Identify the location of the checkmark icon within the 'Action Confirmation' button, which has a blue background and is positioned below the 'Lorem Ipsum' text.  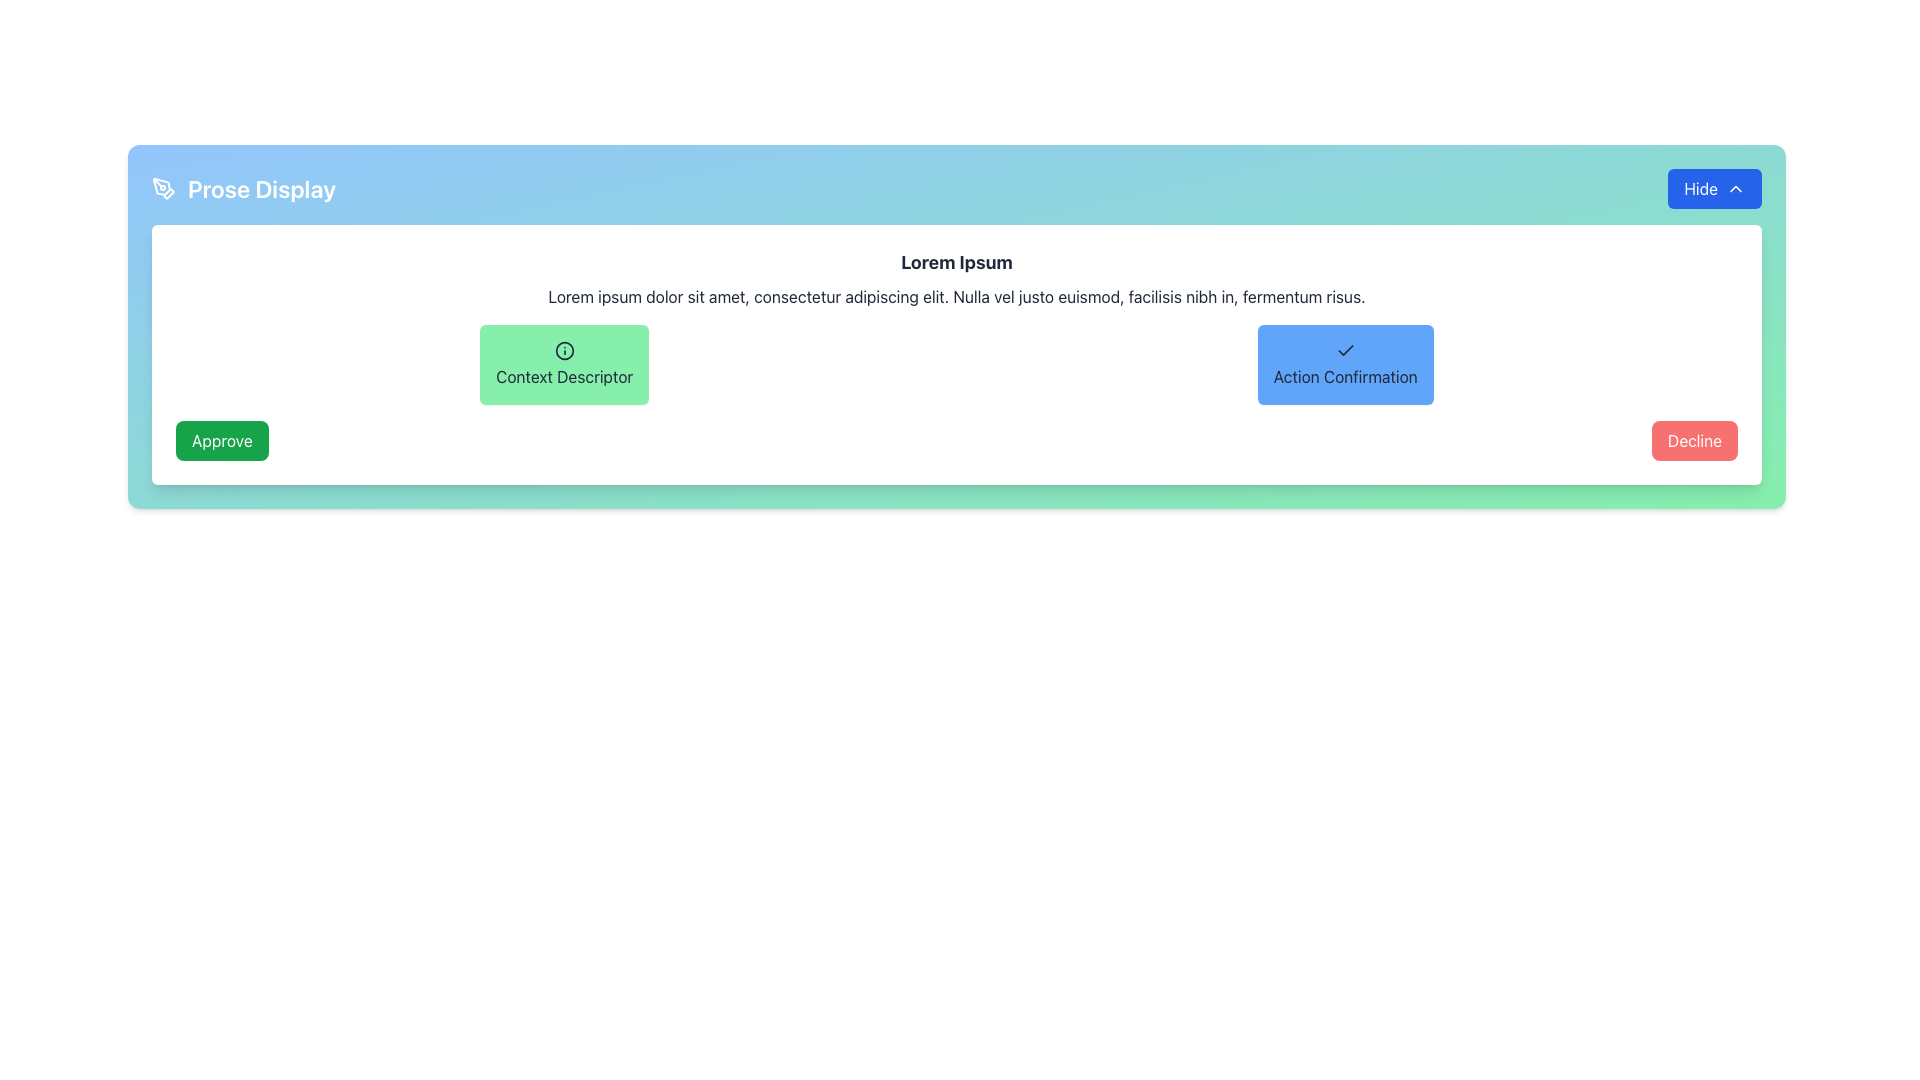
(1345, 349).